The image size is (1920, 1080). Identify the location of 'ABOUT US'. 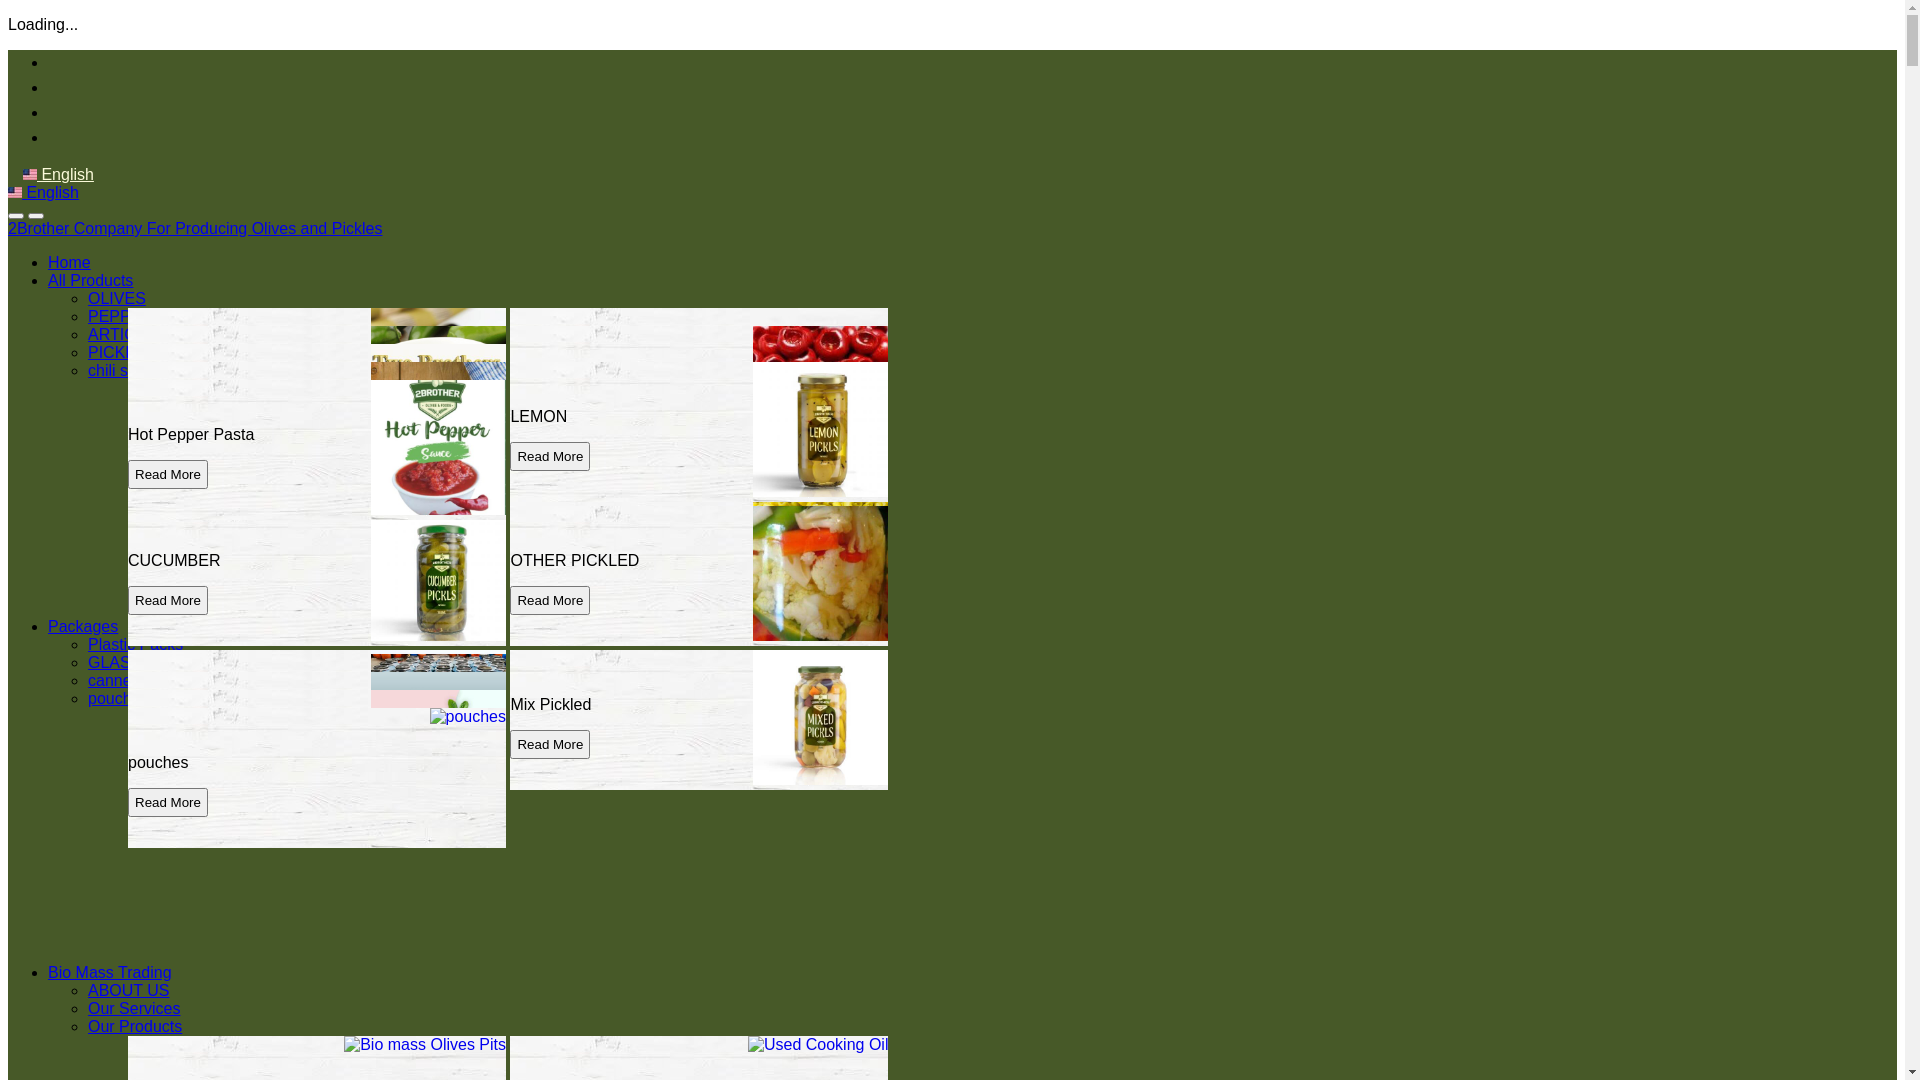
(128, 990).